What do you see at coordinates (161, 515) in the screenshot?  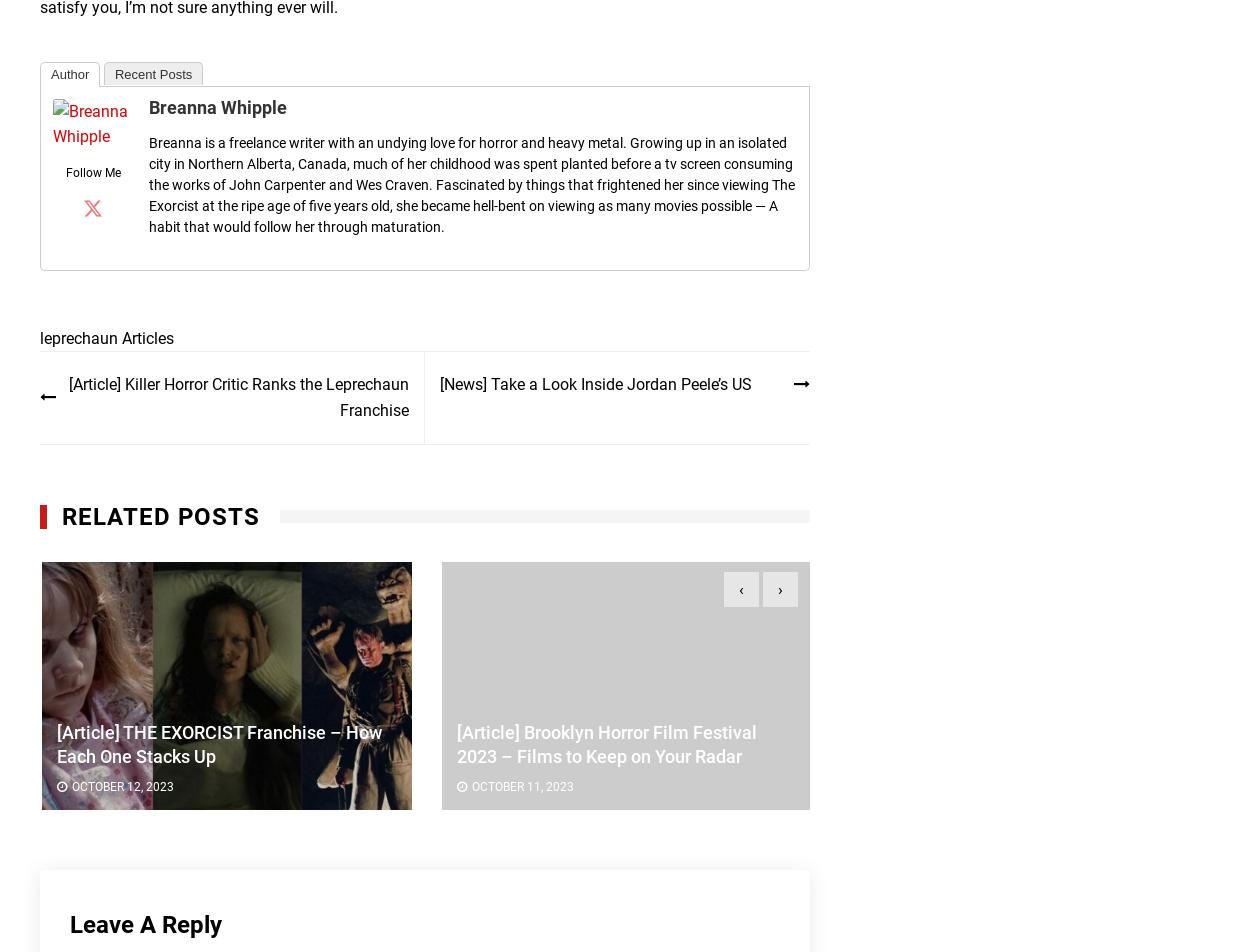 I see `'Related Posts'` at bounding box center [161, 515].